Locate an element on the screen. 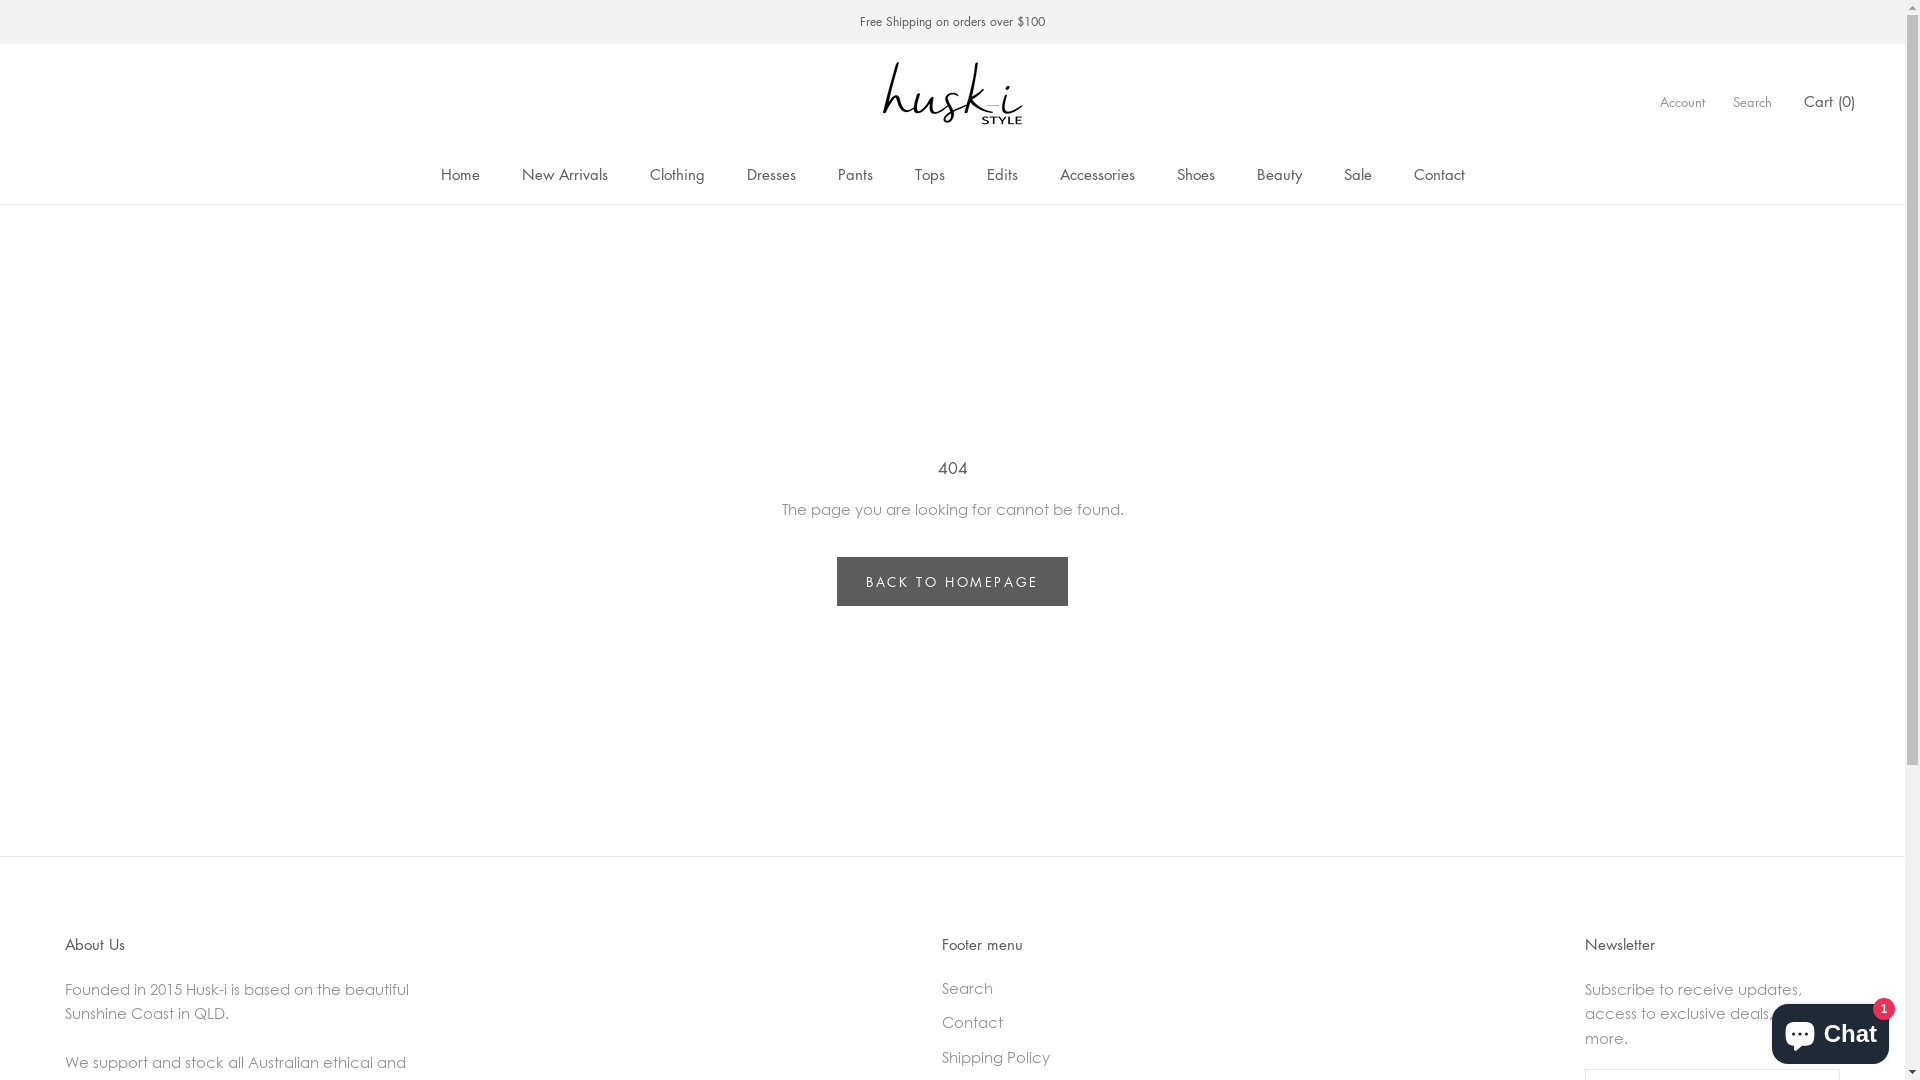 This screenshot has height=1080, width=1920. 'Pants is located at coordinates (855, 172).